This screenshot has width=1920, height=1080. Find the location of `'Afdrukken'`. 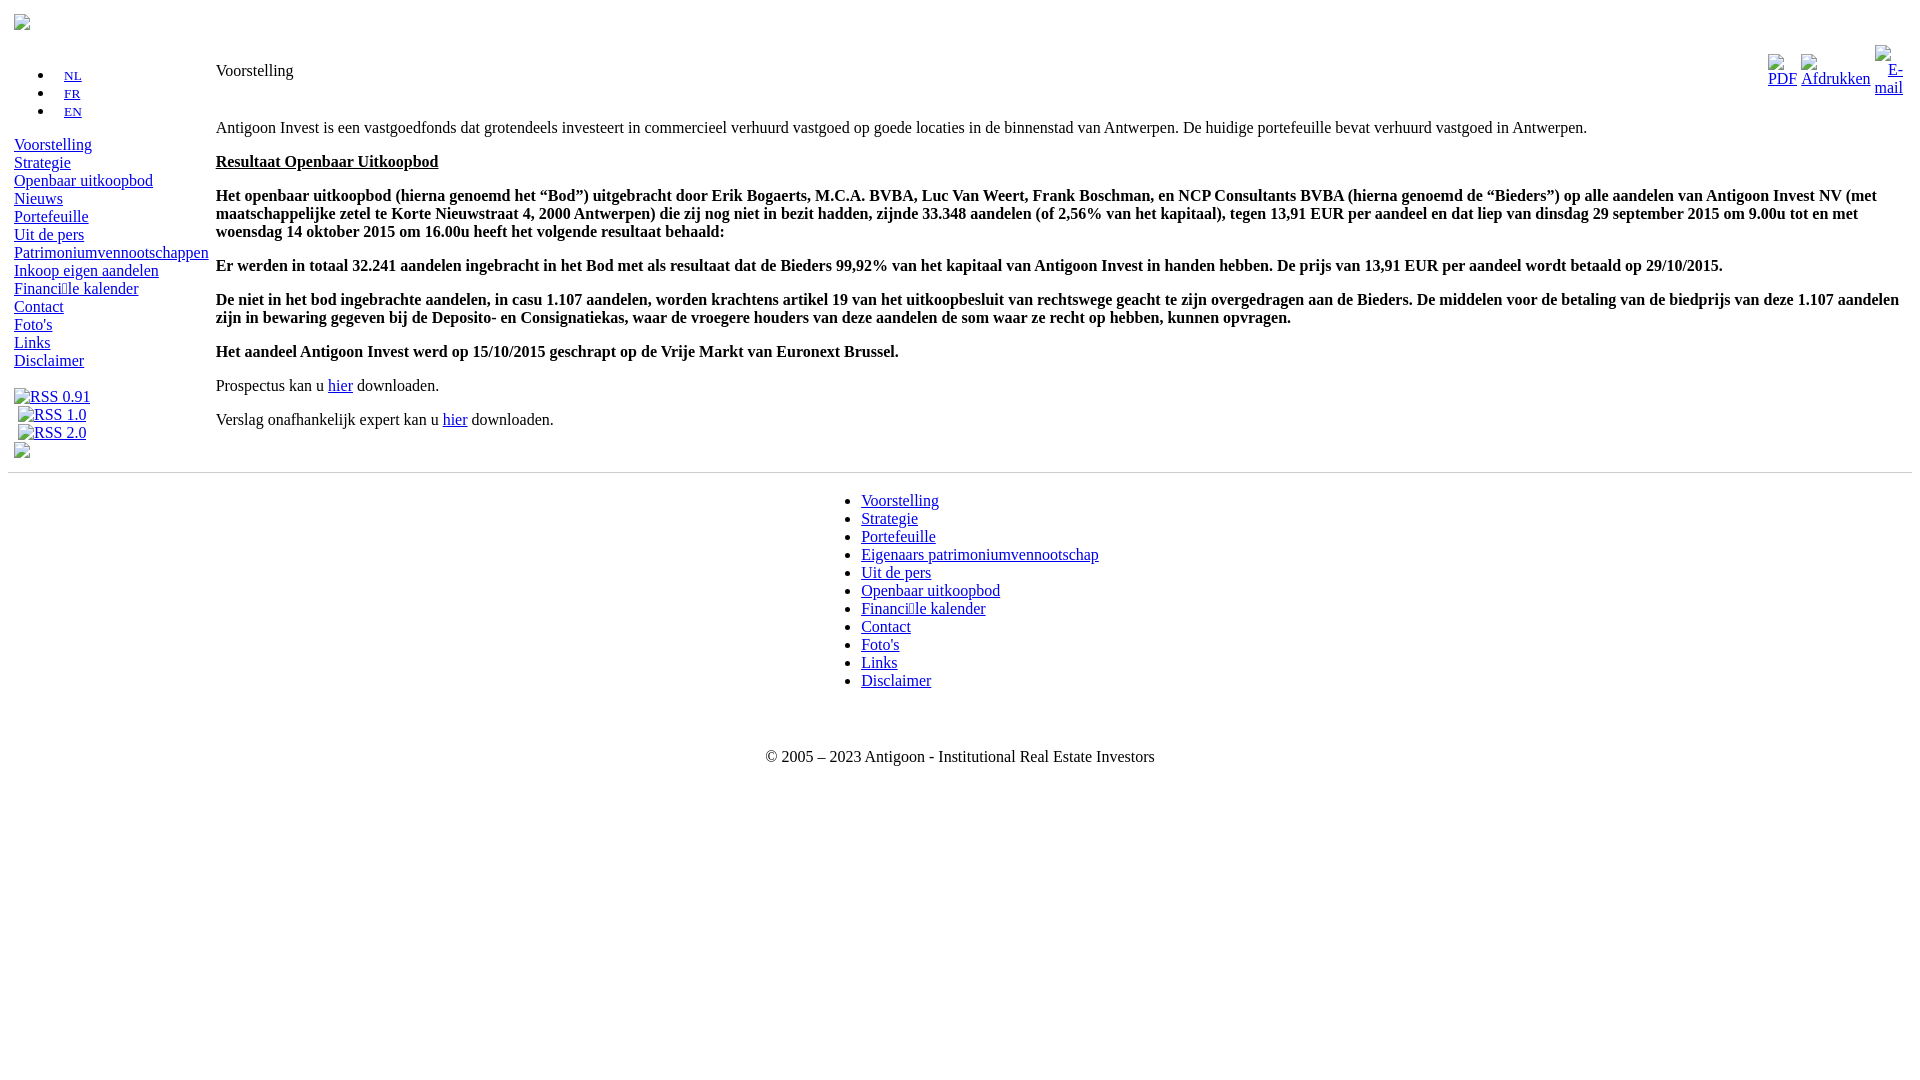

'Afdrukken' is located at coordinates (1835, 64).